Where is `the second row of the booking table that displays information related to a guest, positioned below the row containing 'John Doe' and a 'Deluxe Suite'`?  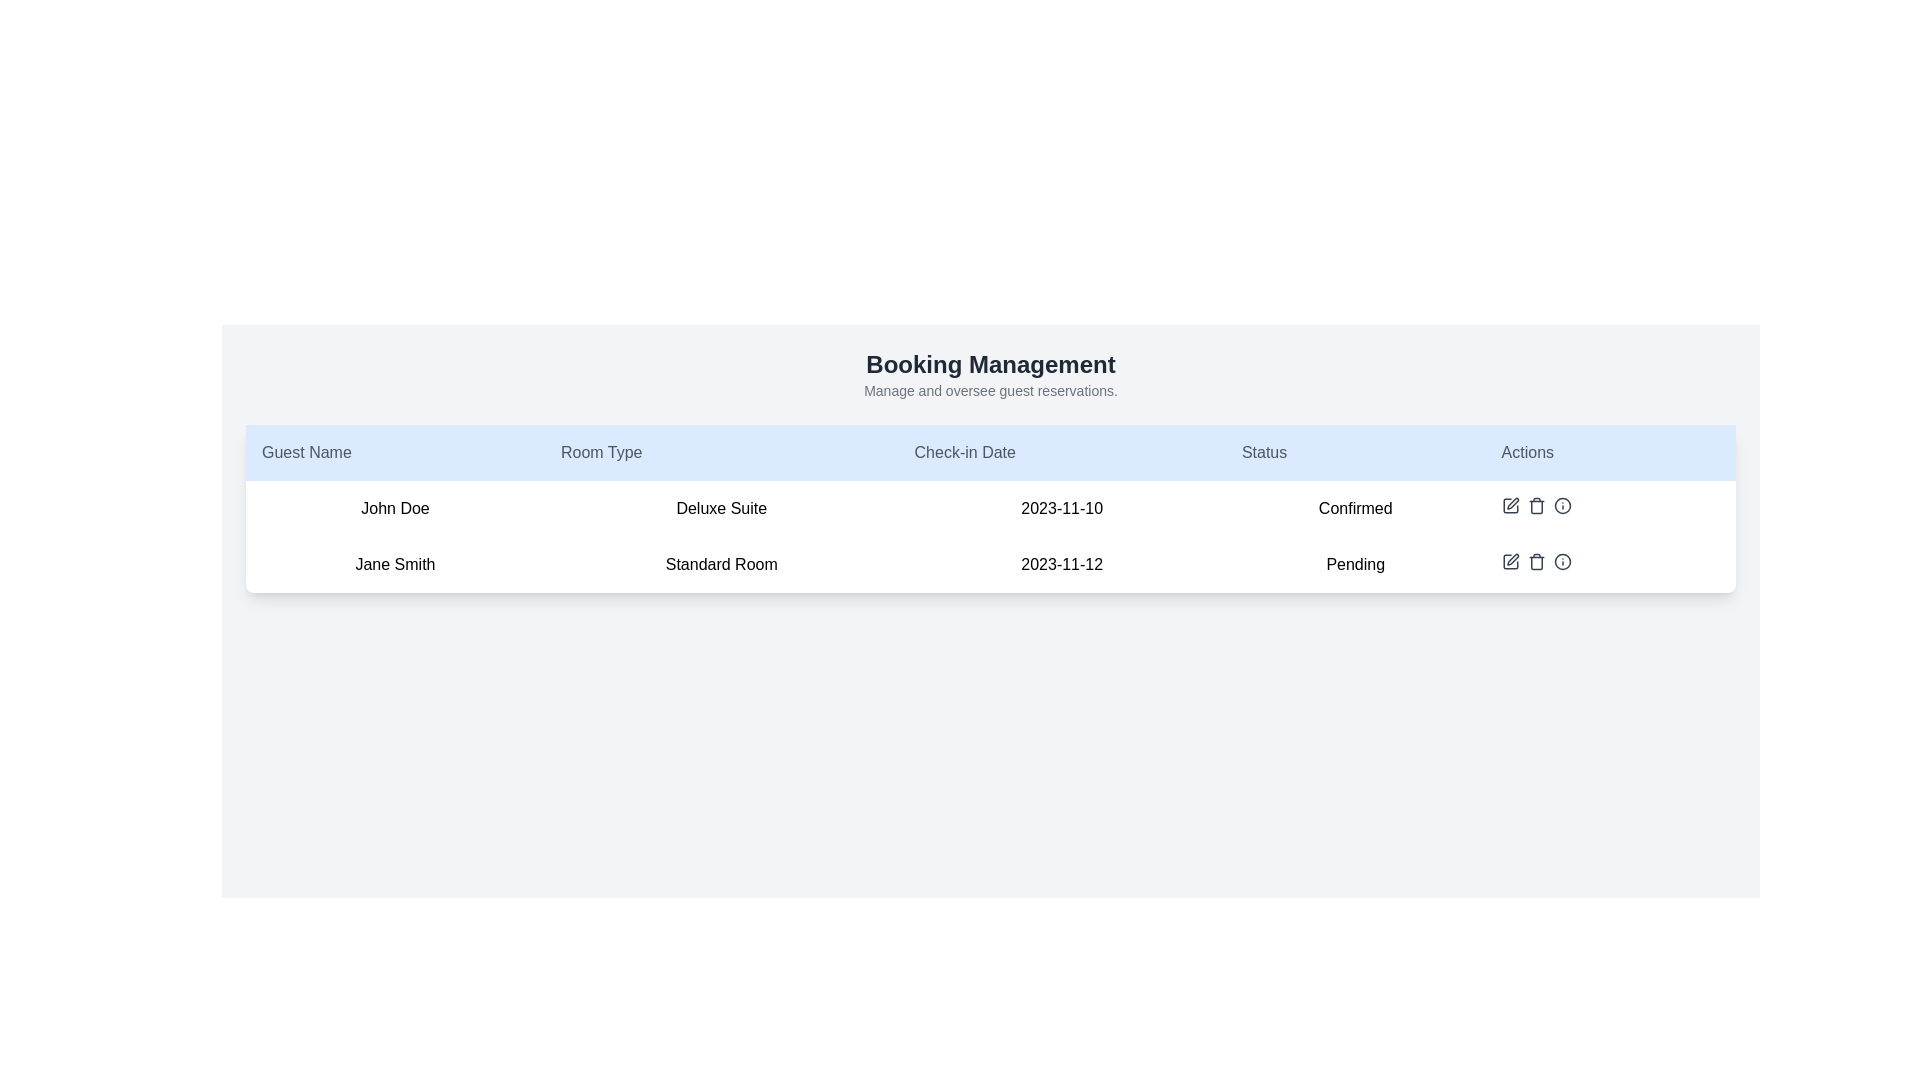
the second row of the booking table that displays information related to a guest, positioned below the row containing 'John Doe' and a 'Deluxe Suite' is located at coordinates (990, 564).